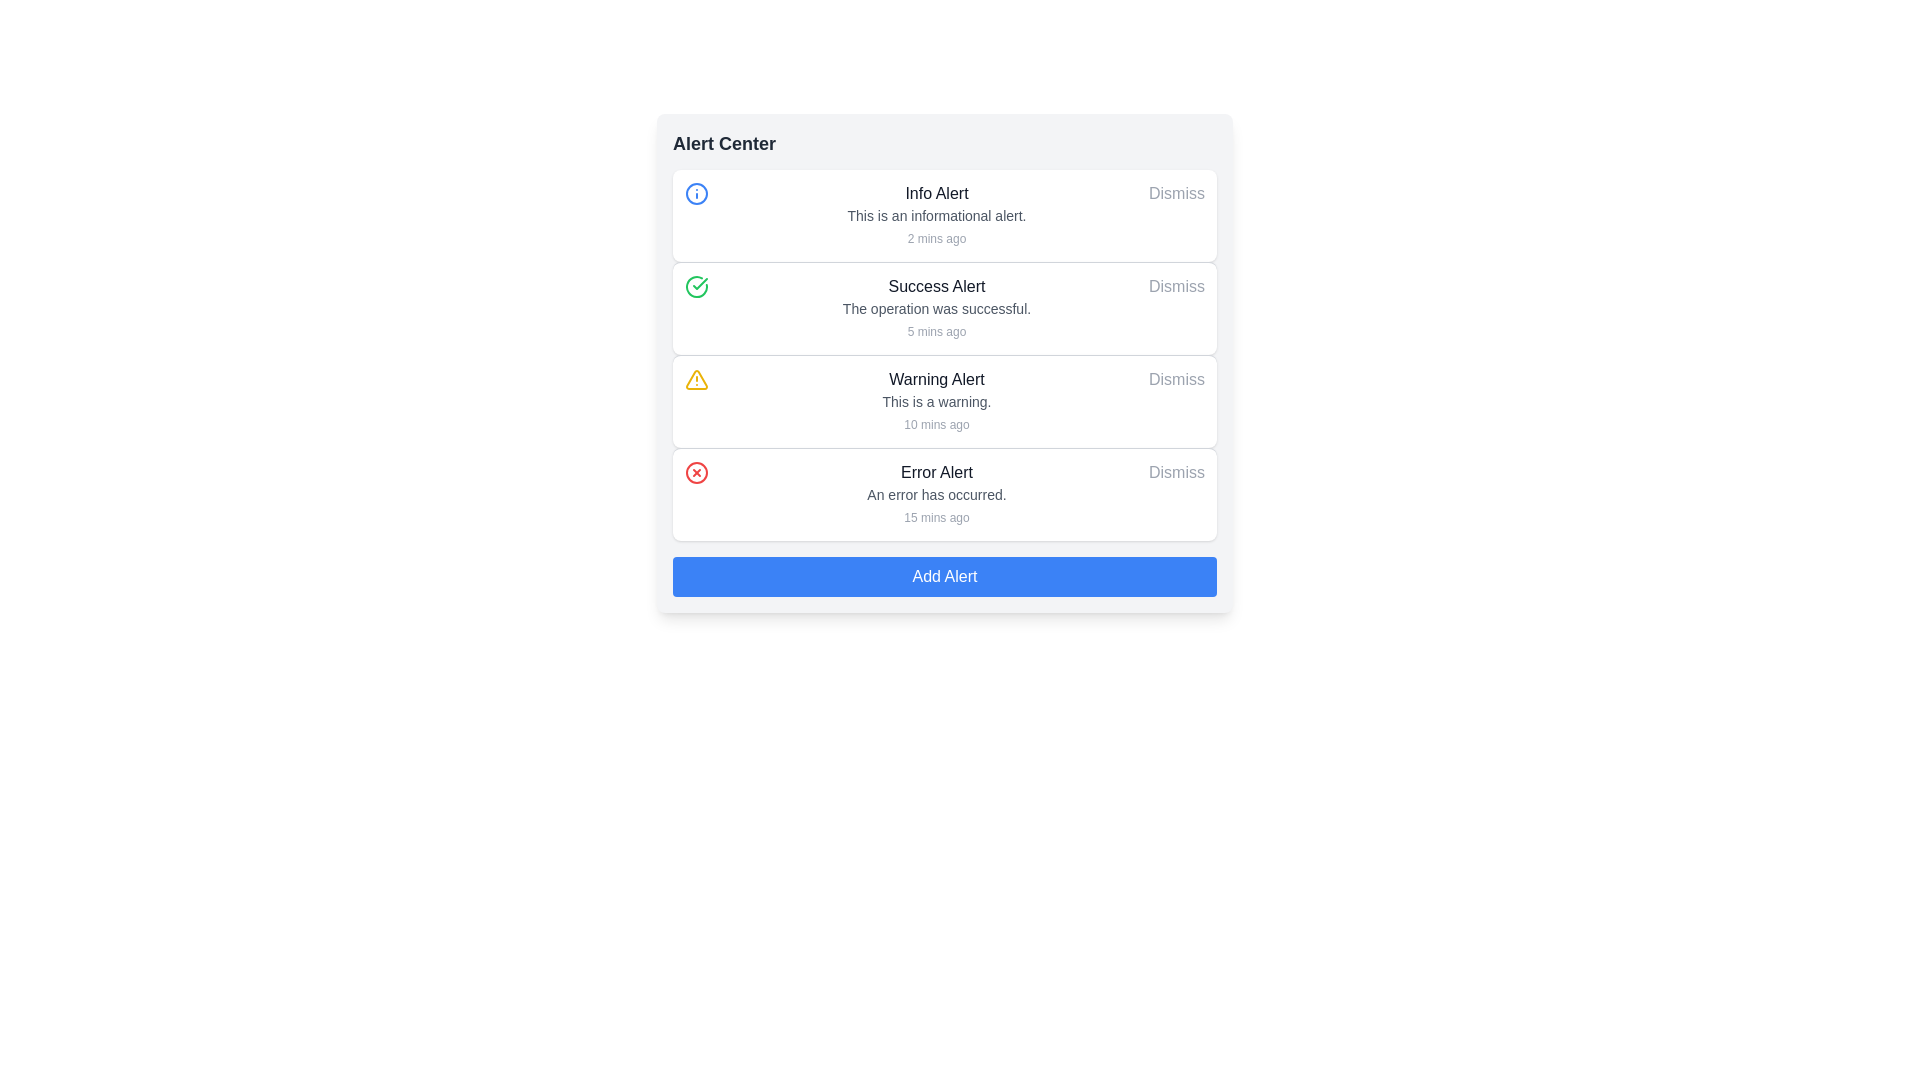 The image size is (1920, 1080). What do you see at coordinates (1176, 286) in the screenshot?
I see `the 'Dismiss' button, a light gray text button located on the far-right side of the 'Success Alert' message box` at bounding box center [1176, 286].